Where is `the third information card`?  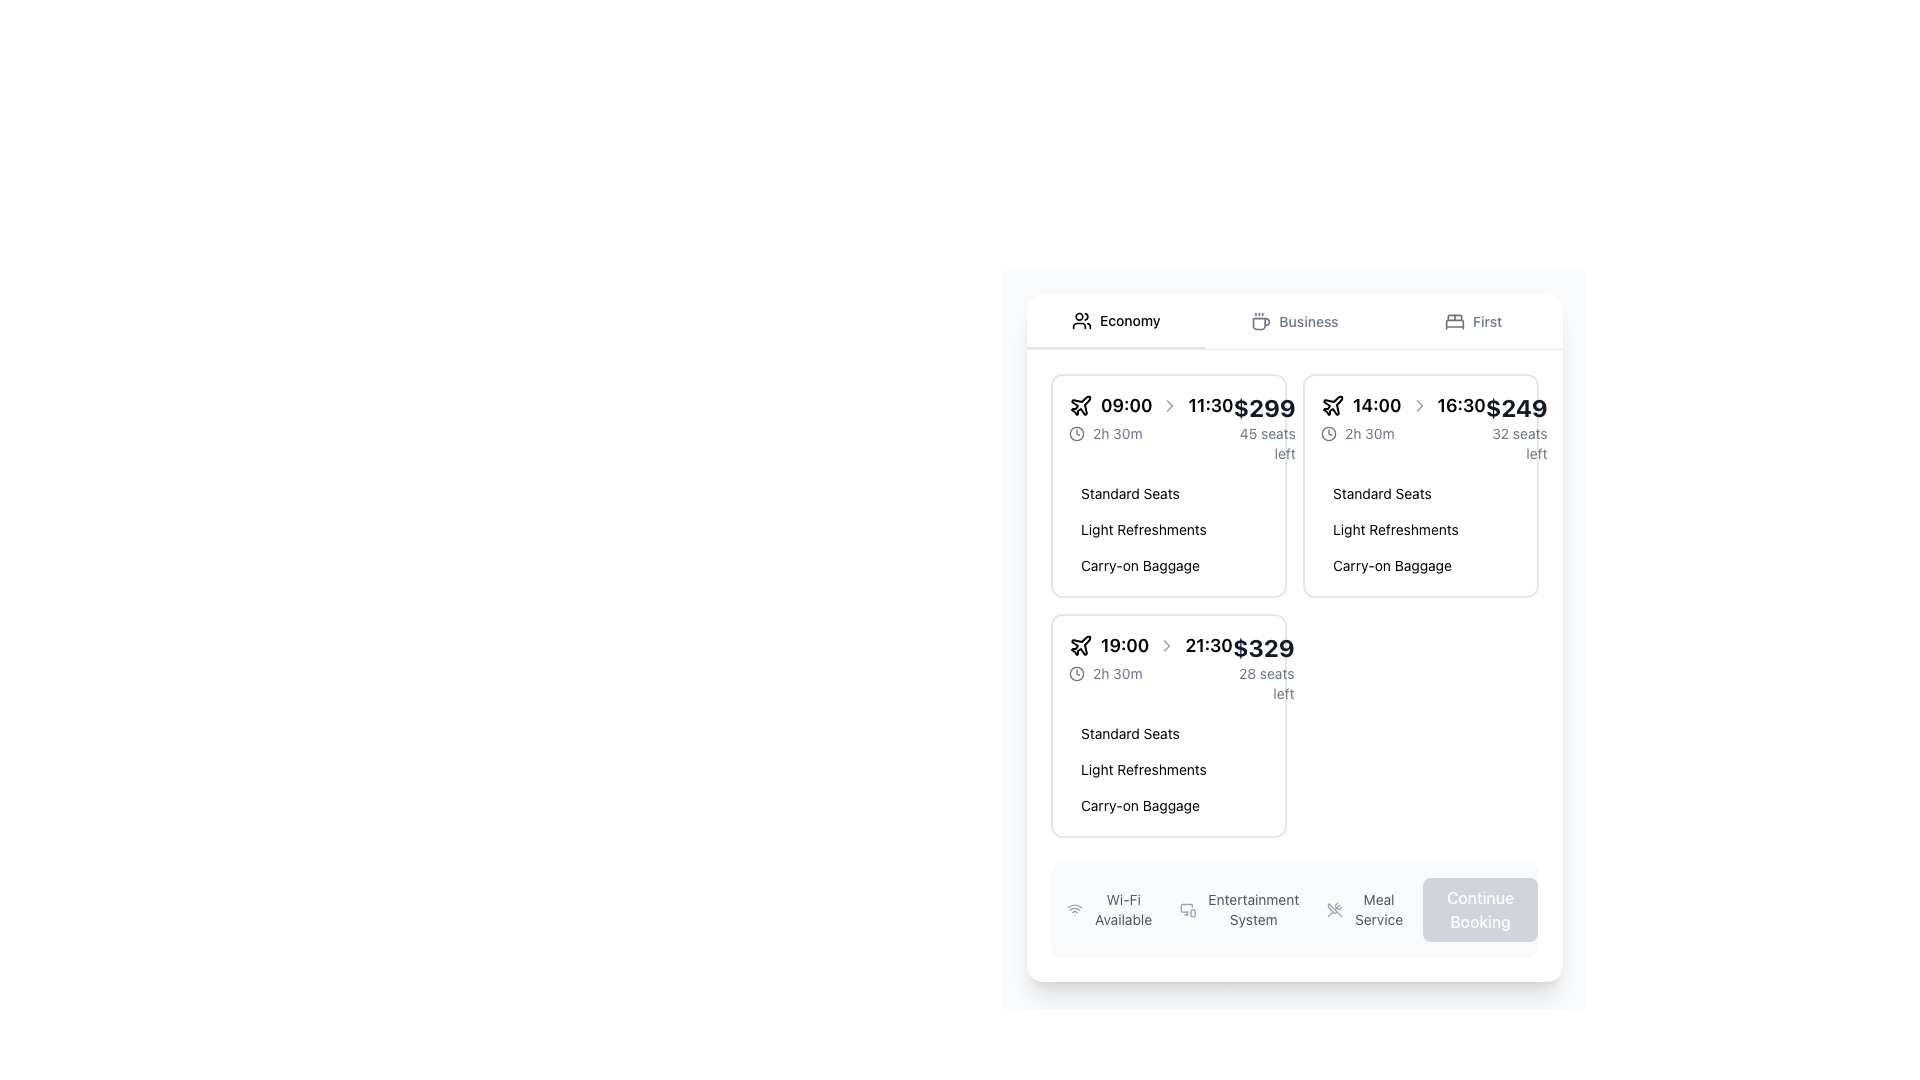
the third information card is located at coordinates (1169, 725).